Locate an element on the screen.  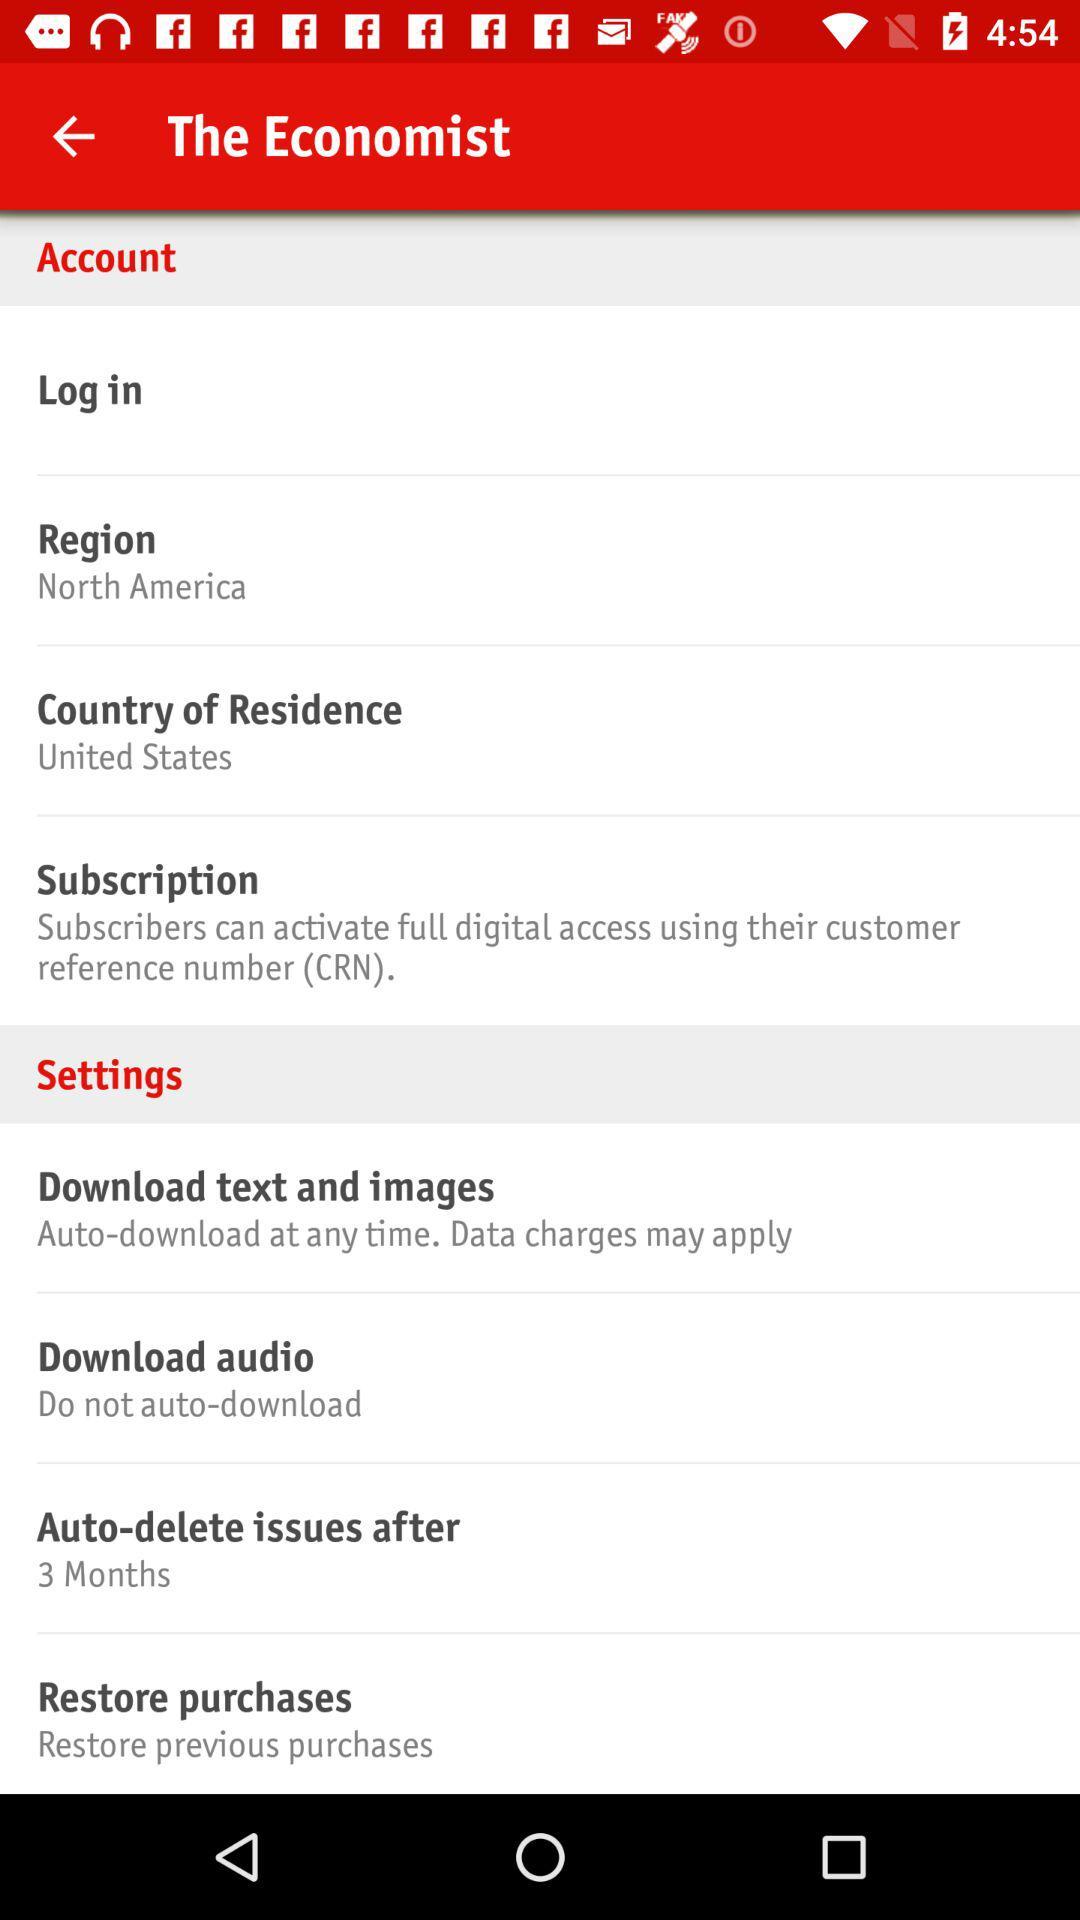
item above north america icon is located at coordinates (536, 538).